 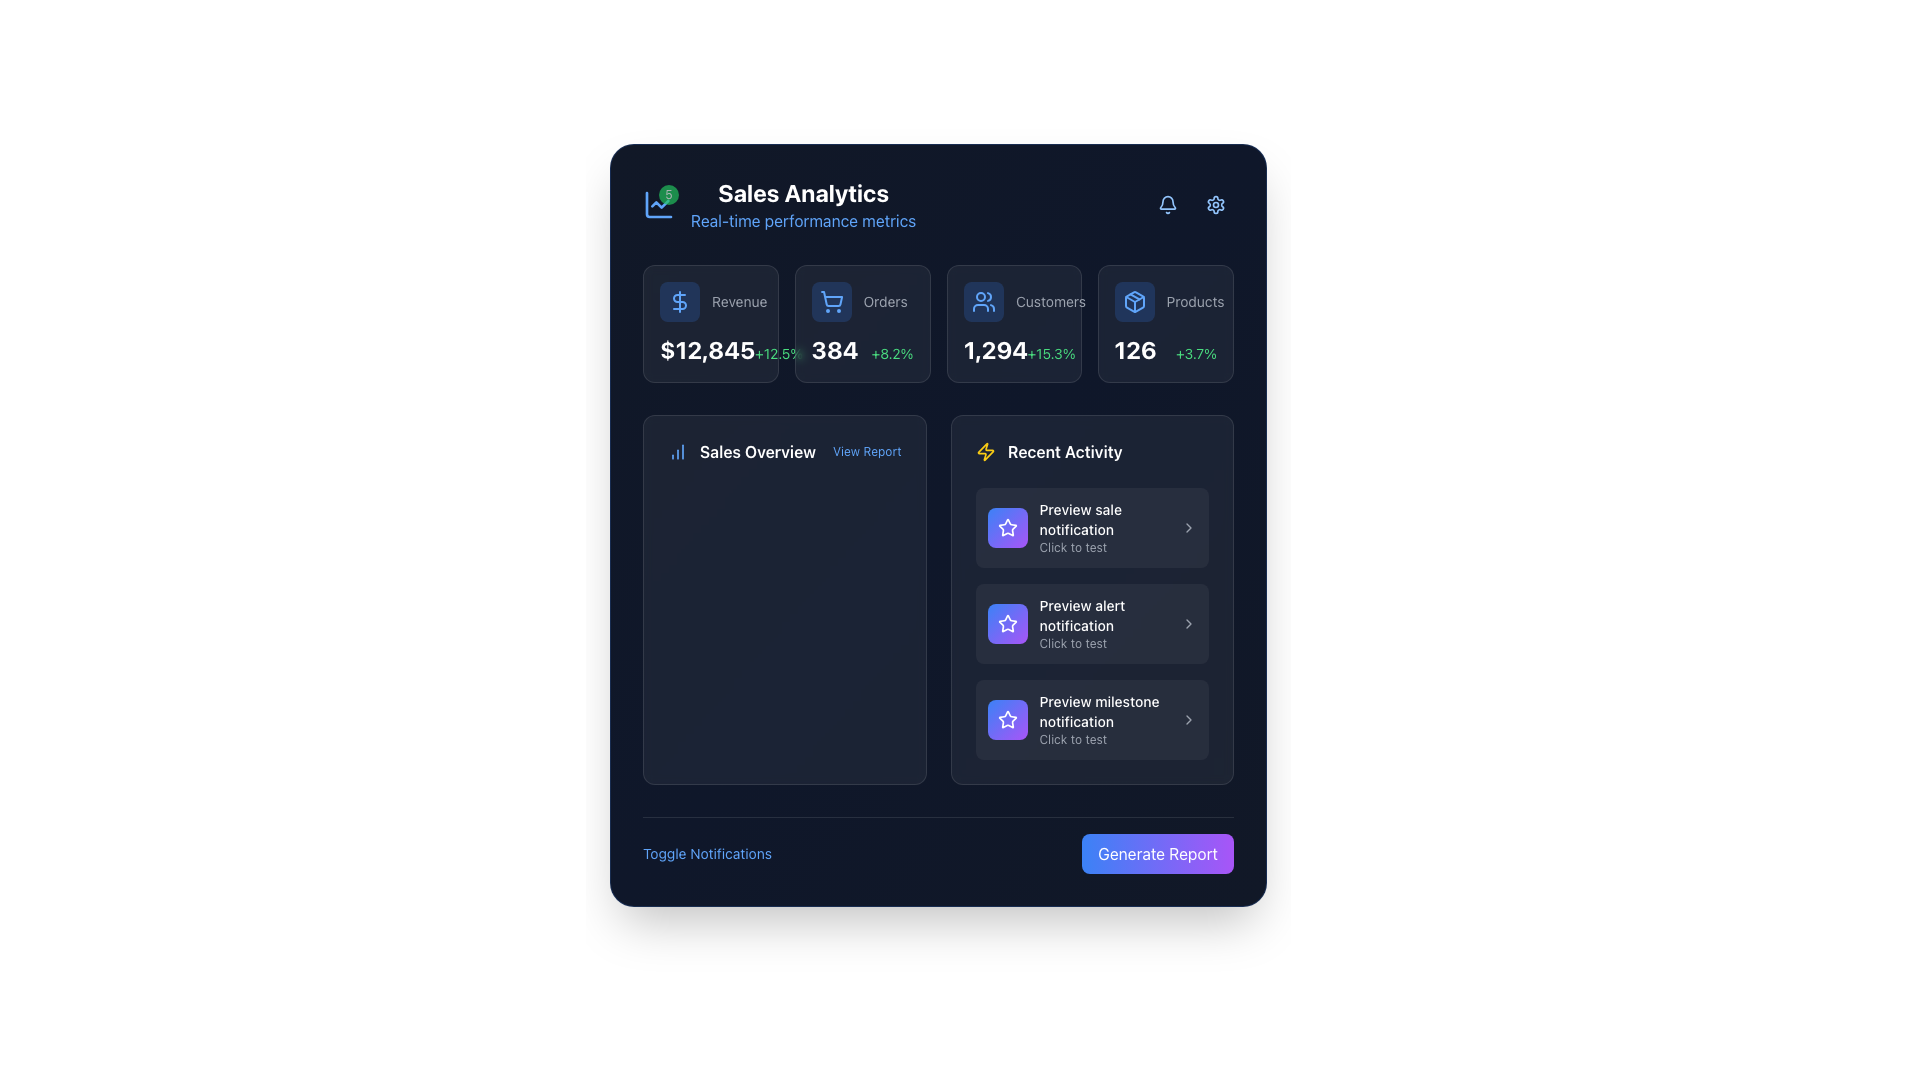 I want to click on text content of the Text label that serves as a title or label for the section summarizing or analyzing sales data, positioned above the larger panel displaying detailed analytics, so click(x=757, y=451).